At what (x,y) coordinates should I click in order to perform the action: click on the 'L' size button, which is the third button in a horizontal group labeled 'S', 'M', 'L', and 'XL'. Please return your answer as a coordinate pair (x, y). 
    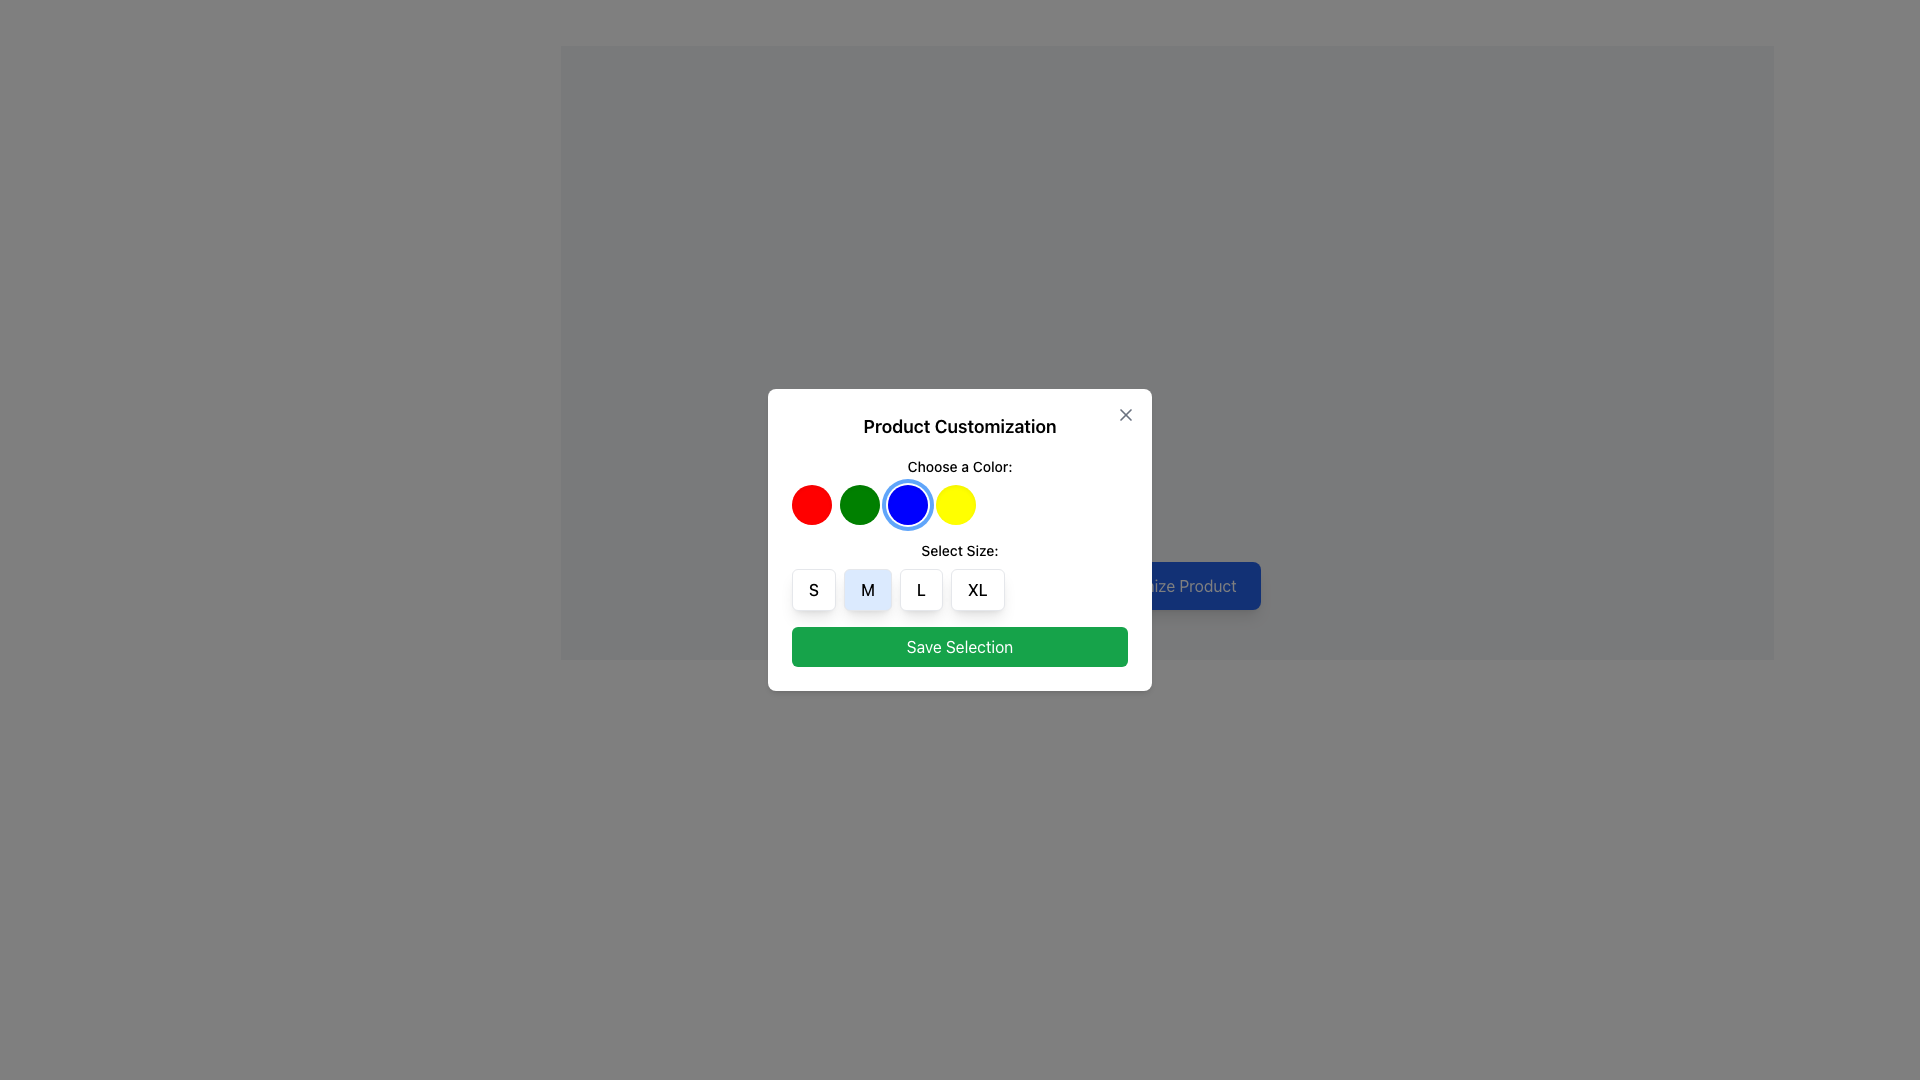
    Looking at the image, I should click on (920, 589).